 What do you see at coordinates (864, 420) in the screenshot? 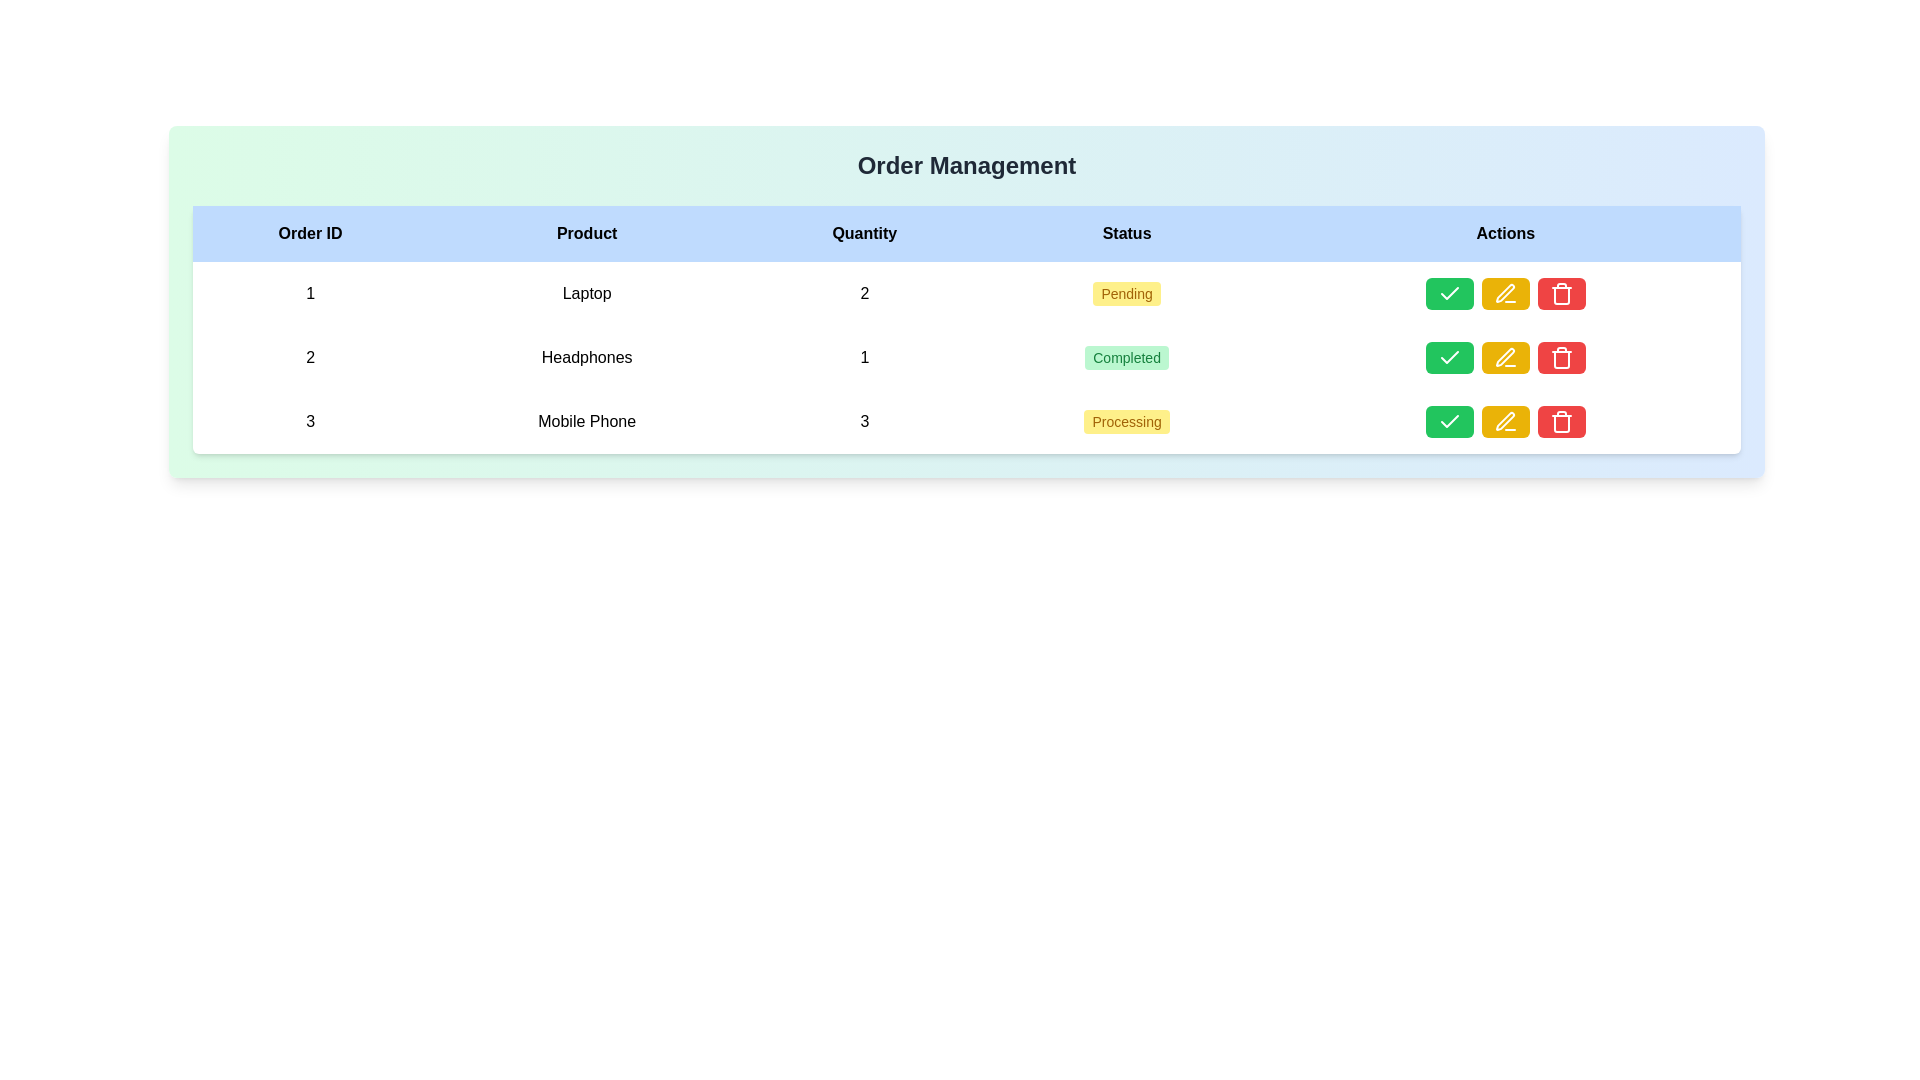
I see `the Text label displaying the number '3' in bold font, located in the third cell of the 'Quantity' column aligned with the 'Mobile Phone' row` at bounding box center [864, 420].